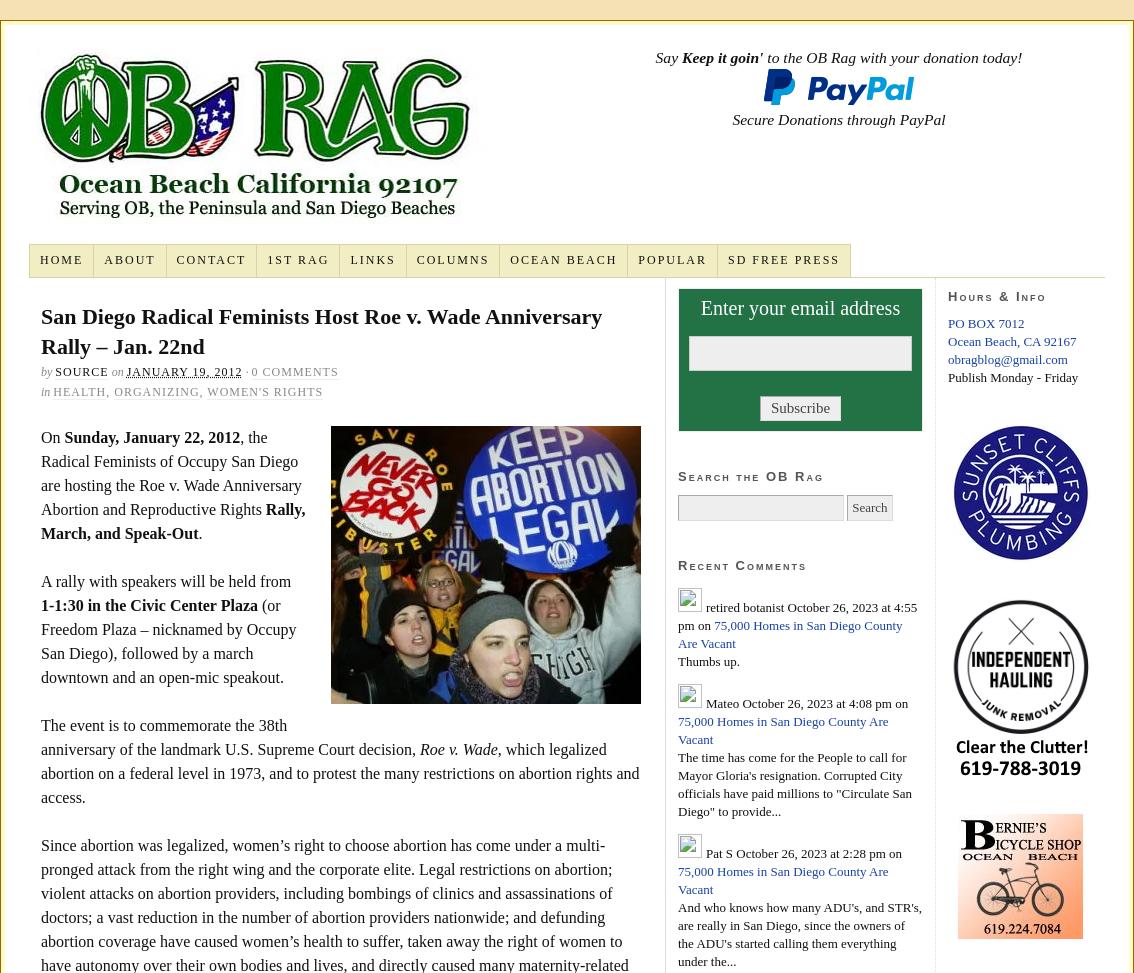 The image size is (1134, 973). Describe the element at coordinates (740, 564) in the screenshot. I see `'Recent Comments'` at that location.